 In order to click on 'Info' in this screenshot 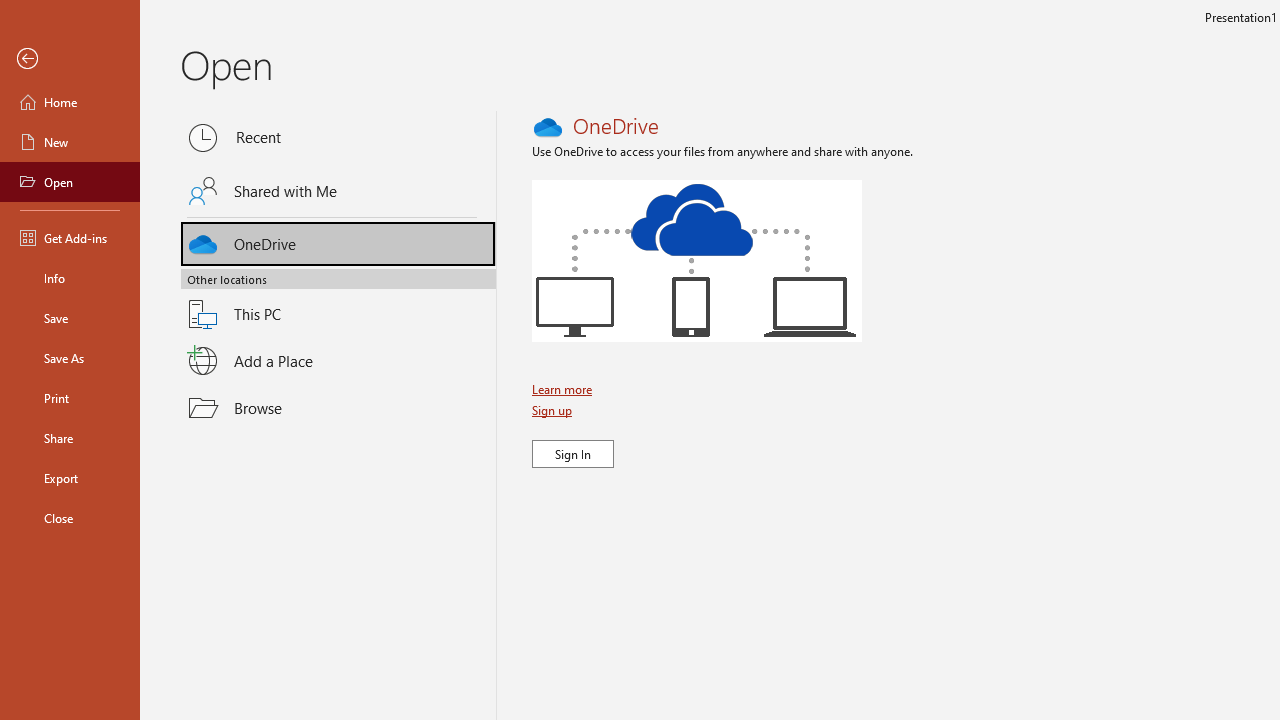, I will do `click(69, 277)`.